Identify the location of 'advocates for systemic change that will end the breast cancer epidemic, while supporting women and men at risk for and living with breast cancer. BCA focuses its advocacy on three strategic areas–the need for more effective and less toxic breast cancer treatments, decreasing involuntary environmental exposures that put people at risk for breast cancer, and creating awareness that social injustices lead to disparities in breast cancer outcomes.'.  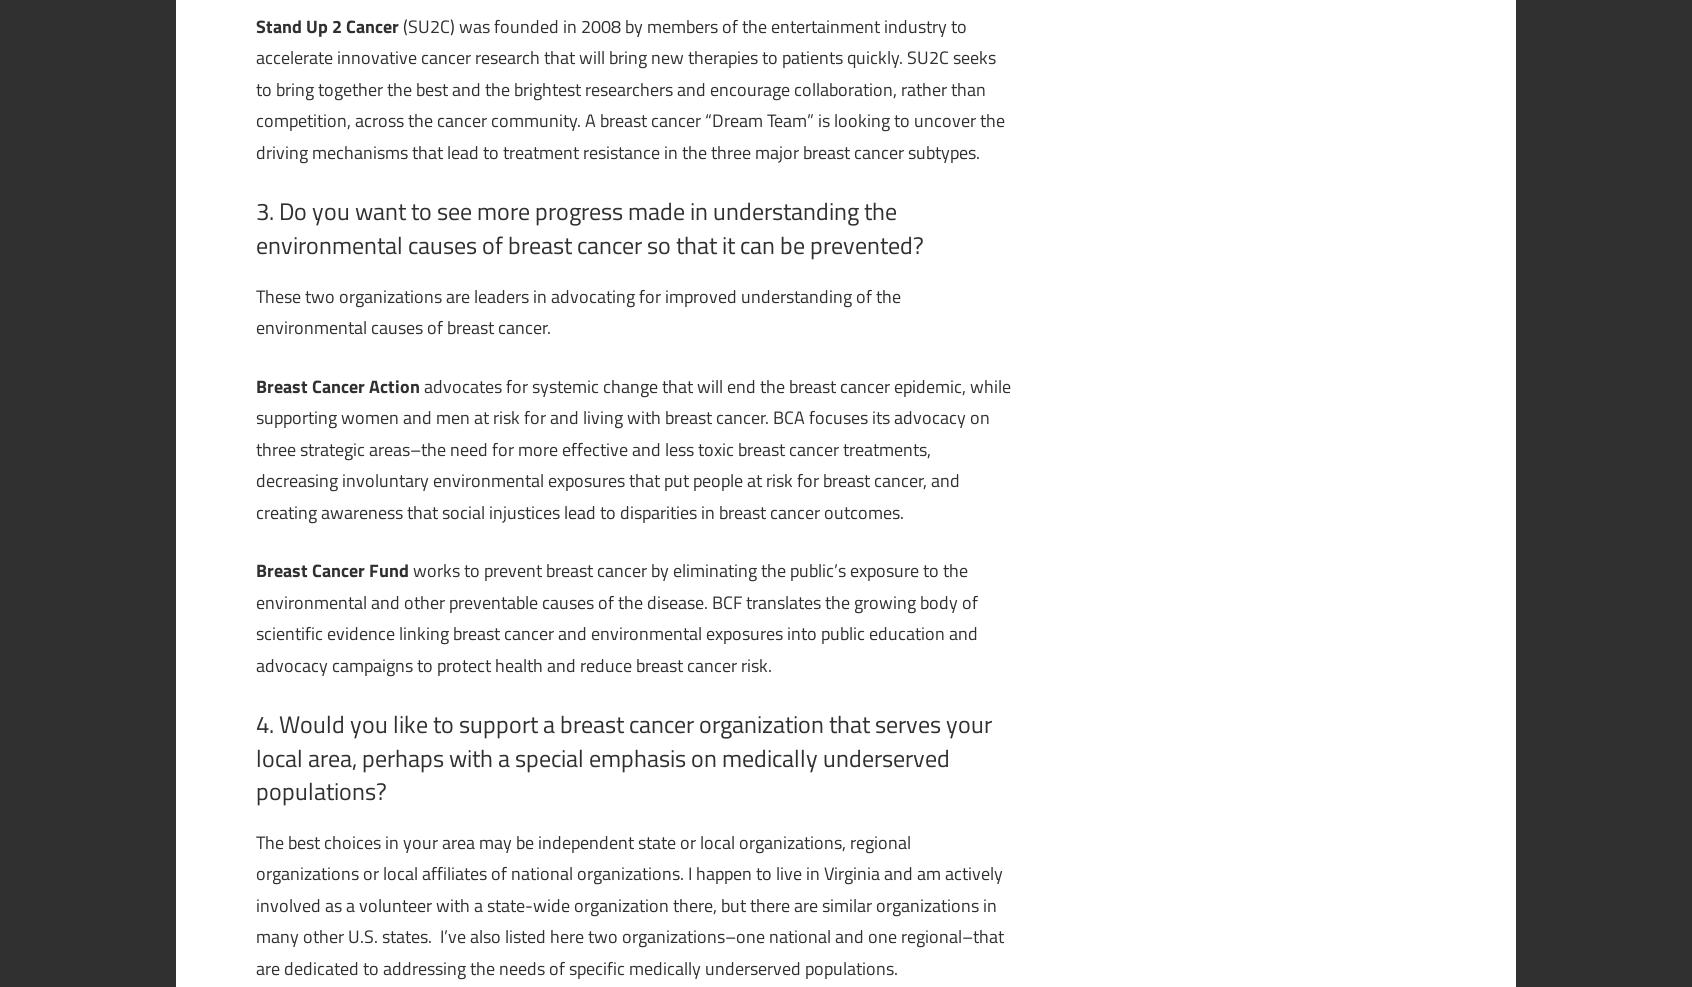
(632, 447).